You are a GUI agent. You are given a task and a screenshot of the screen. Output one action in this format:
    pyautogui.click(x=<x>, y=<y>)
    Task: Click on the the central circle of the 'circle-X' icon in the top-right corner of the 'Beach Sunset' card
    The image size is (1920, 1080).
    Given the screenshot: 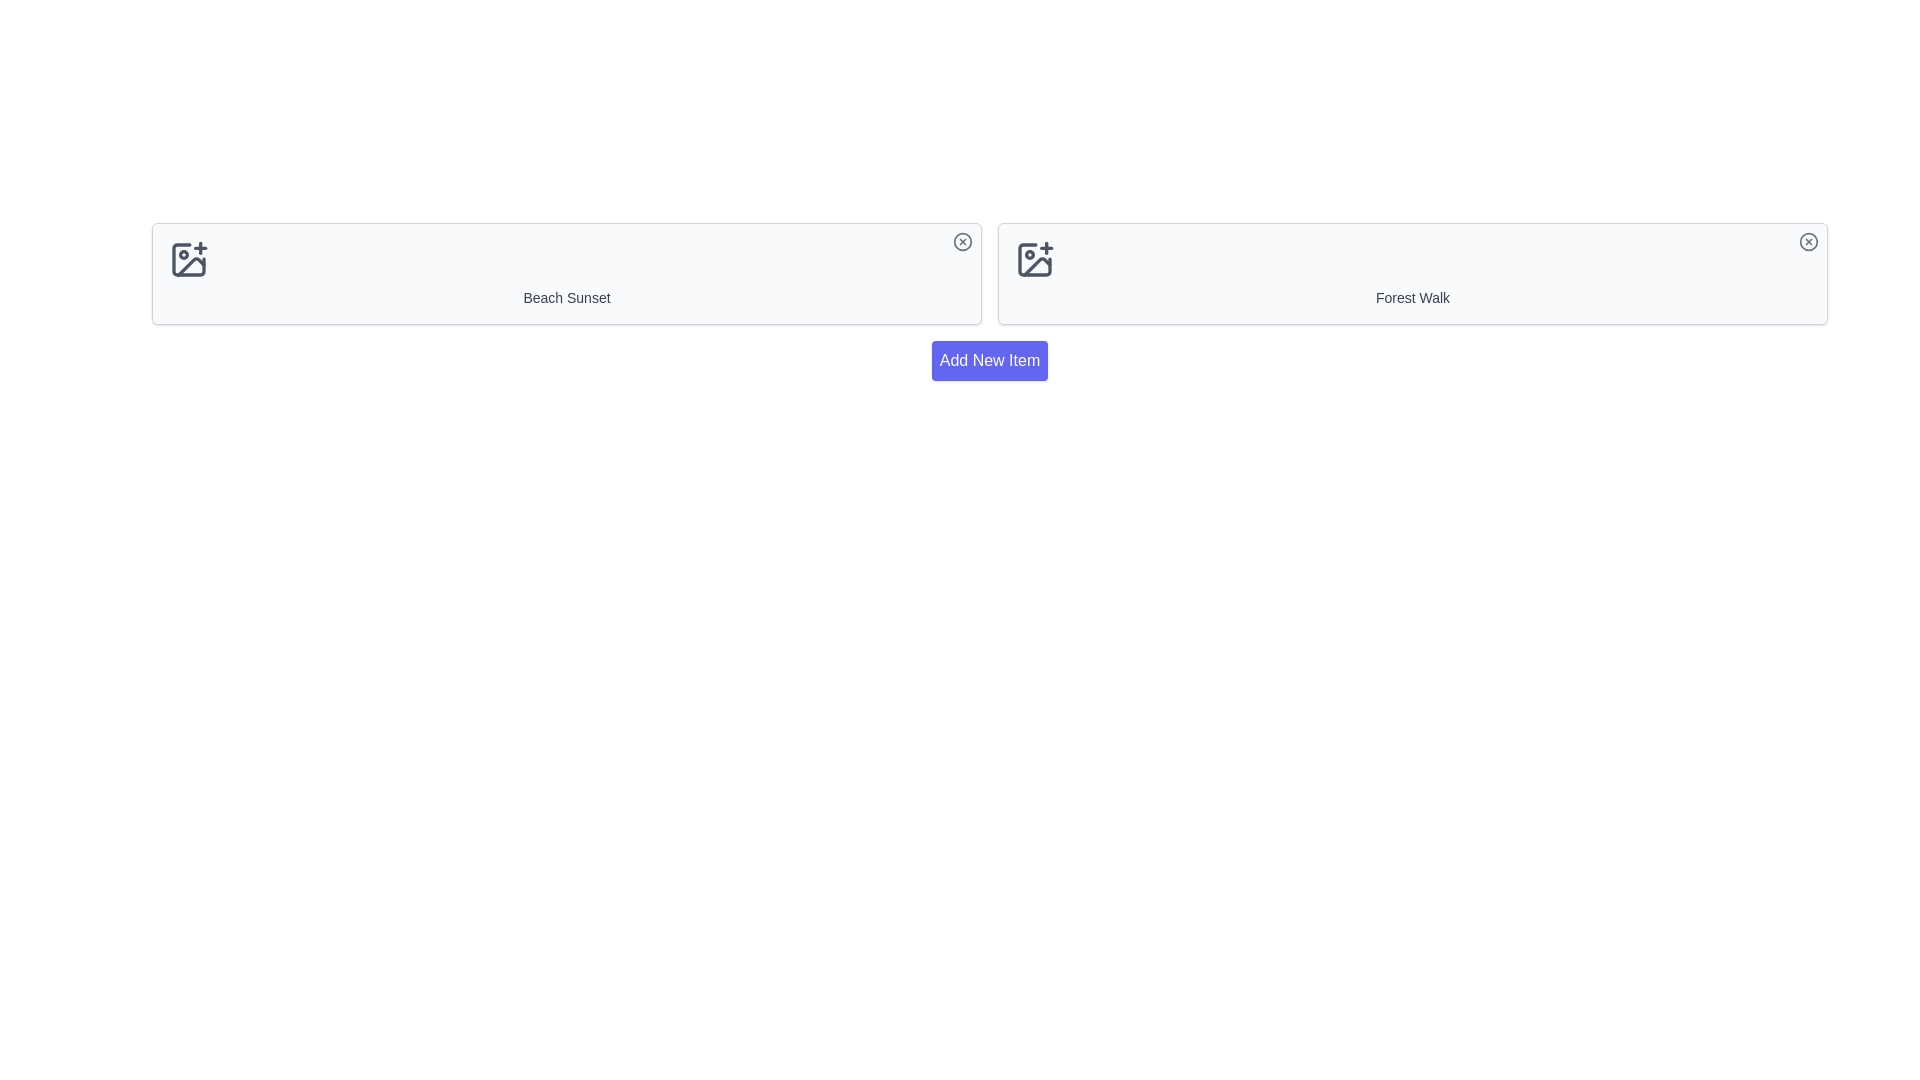 What is the action you would take?
    pyautogui.click(x=963, y=241)
    